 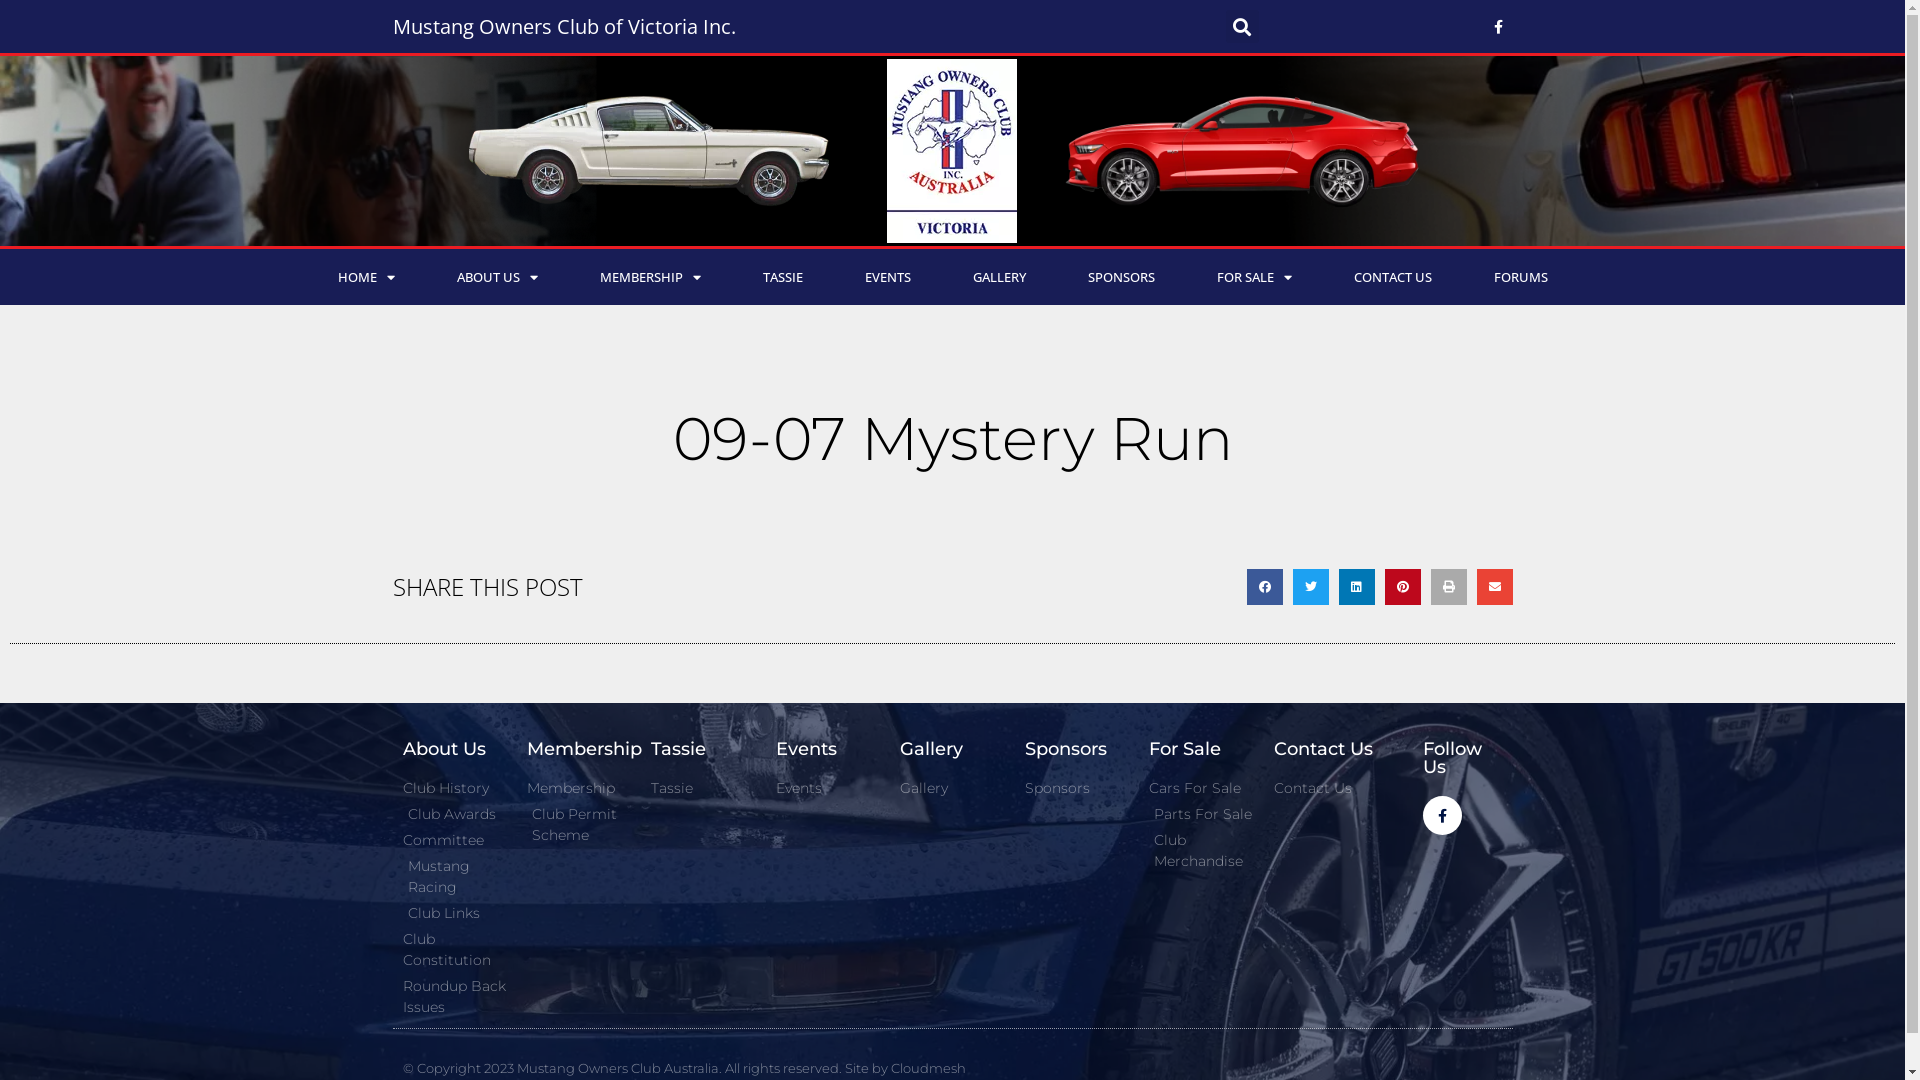 I want to click on 'Cars For Sale', so click(x=1200, y=787).